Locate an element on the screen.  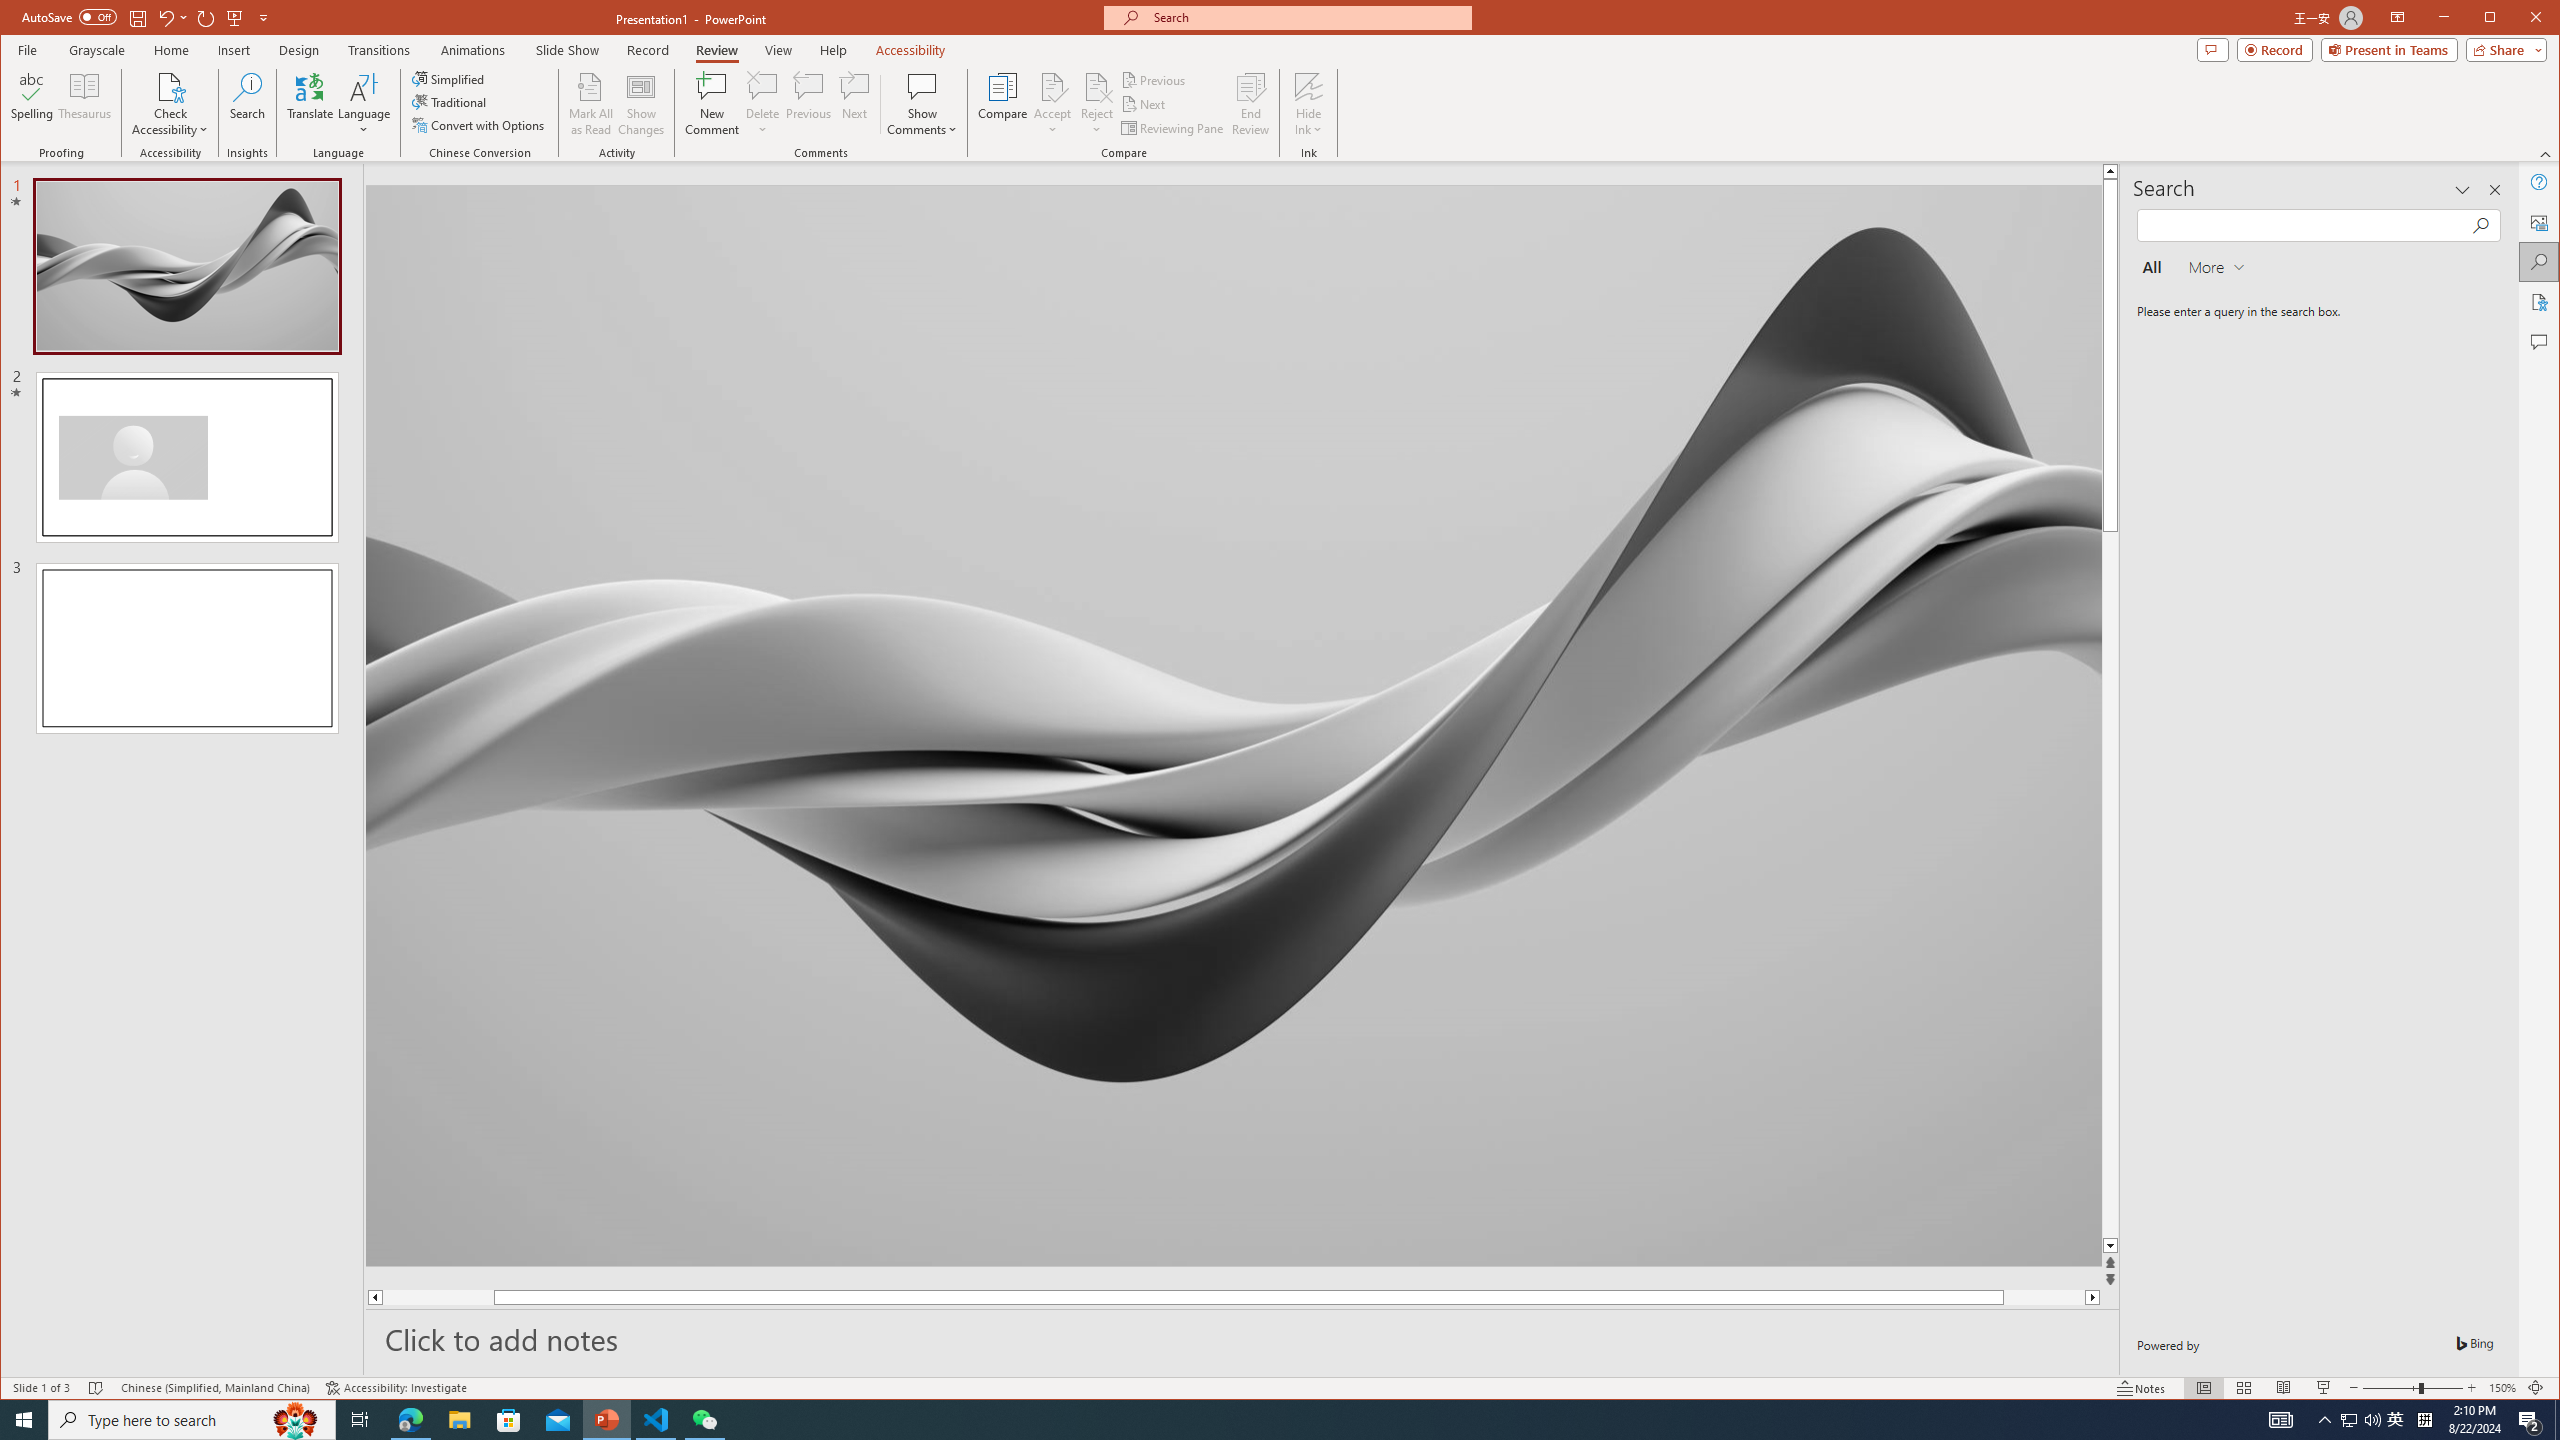
'Convert with Options...' is located at coordinates (480, 125).